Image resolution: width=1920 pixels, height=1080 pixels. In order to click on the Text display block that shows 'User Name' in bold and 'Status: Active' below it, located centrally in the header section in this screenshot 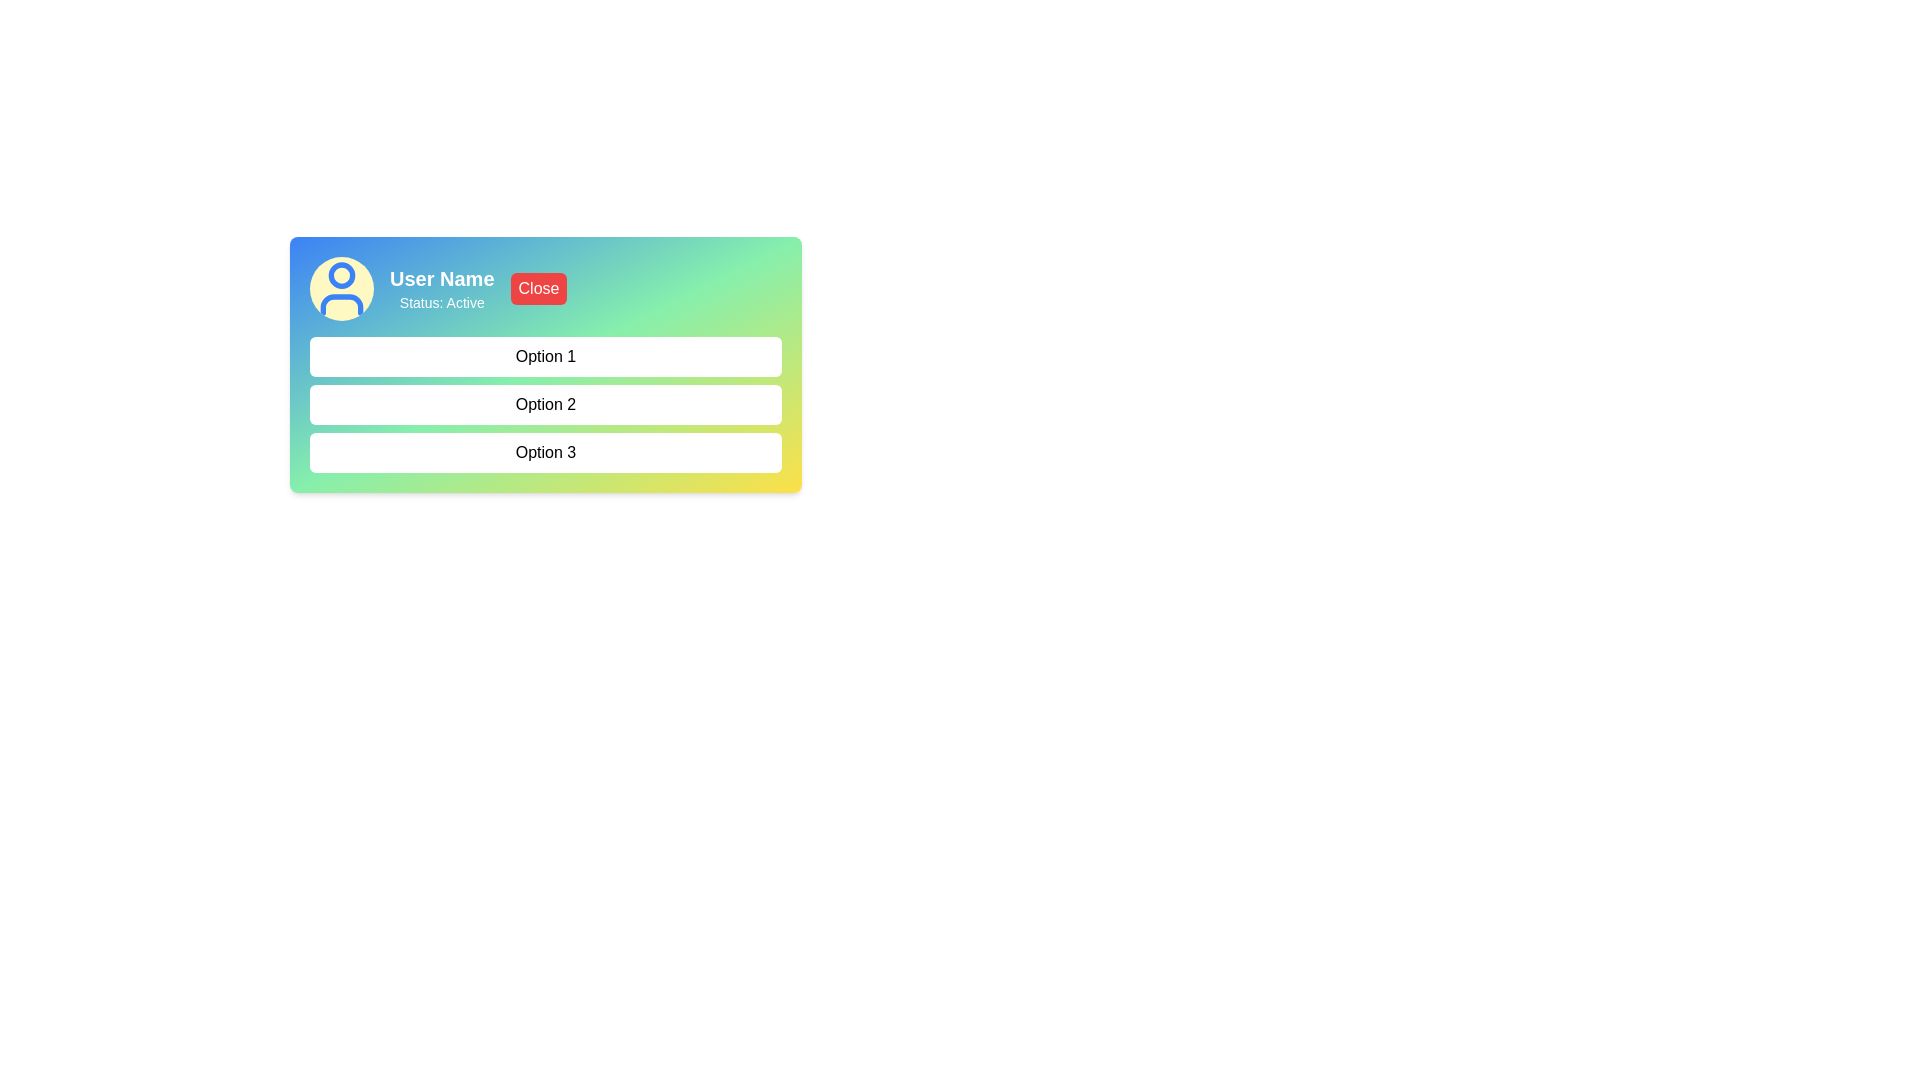, I will do `click(441, 289)`.